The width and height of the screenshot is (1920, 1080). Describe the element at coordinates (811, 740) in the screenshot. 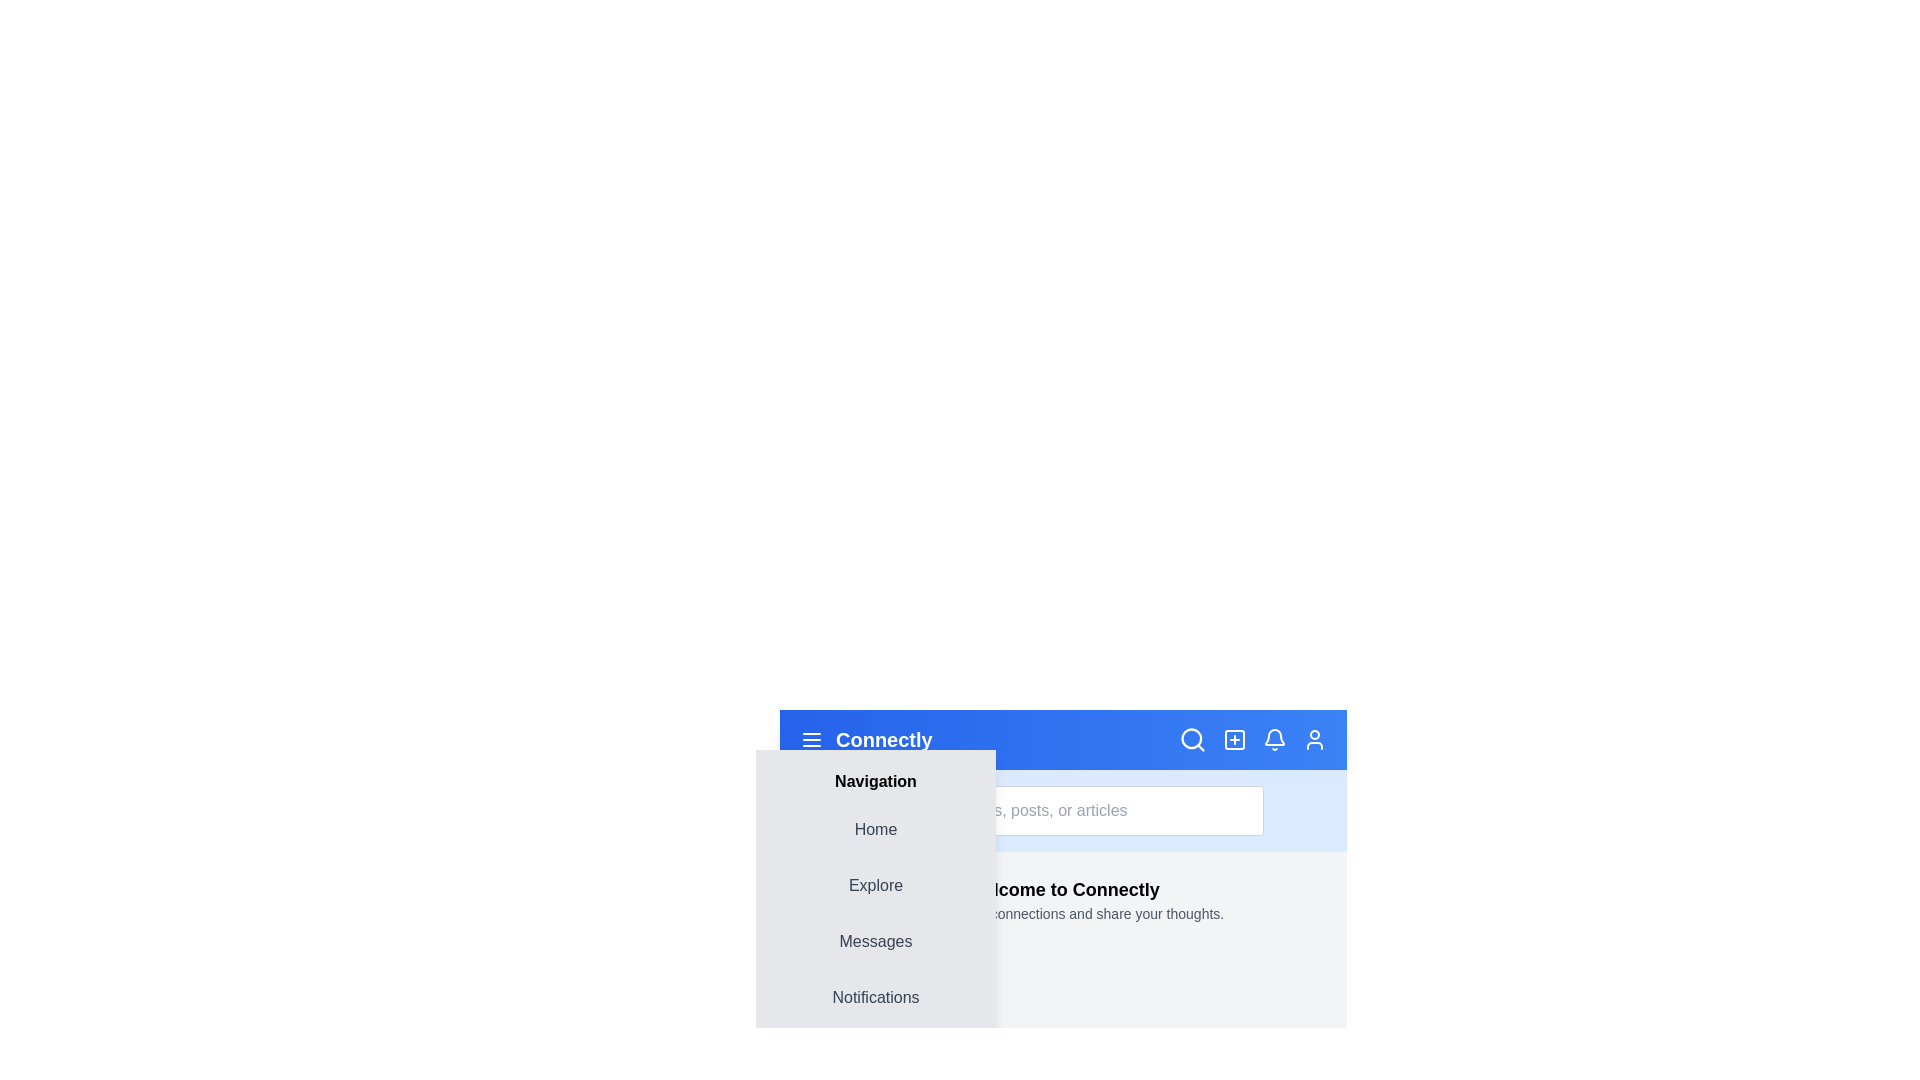

I see `the menu icon to toggle the sidebar` at that location.